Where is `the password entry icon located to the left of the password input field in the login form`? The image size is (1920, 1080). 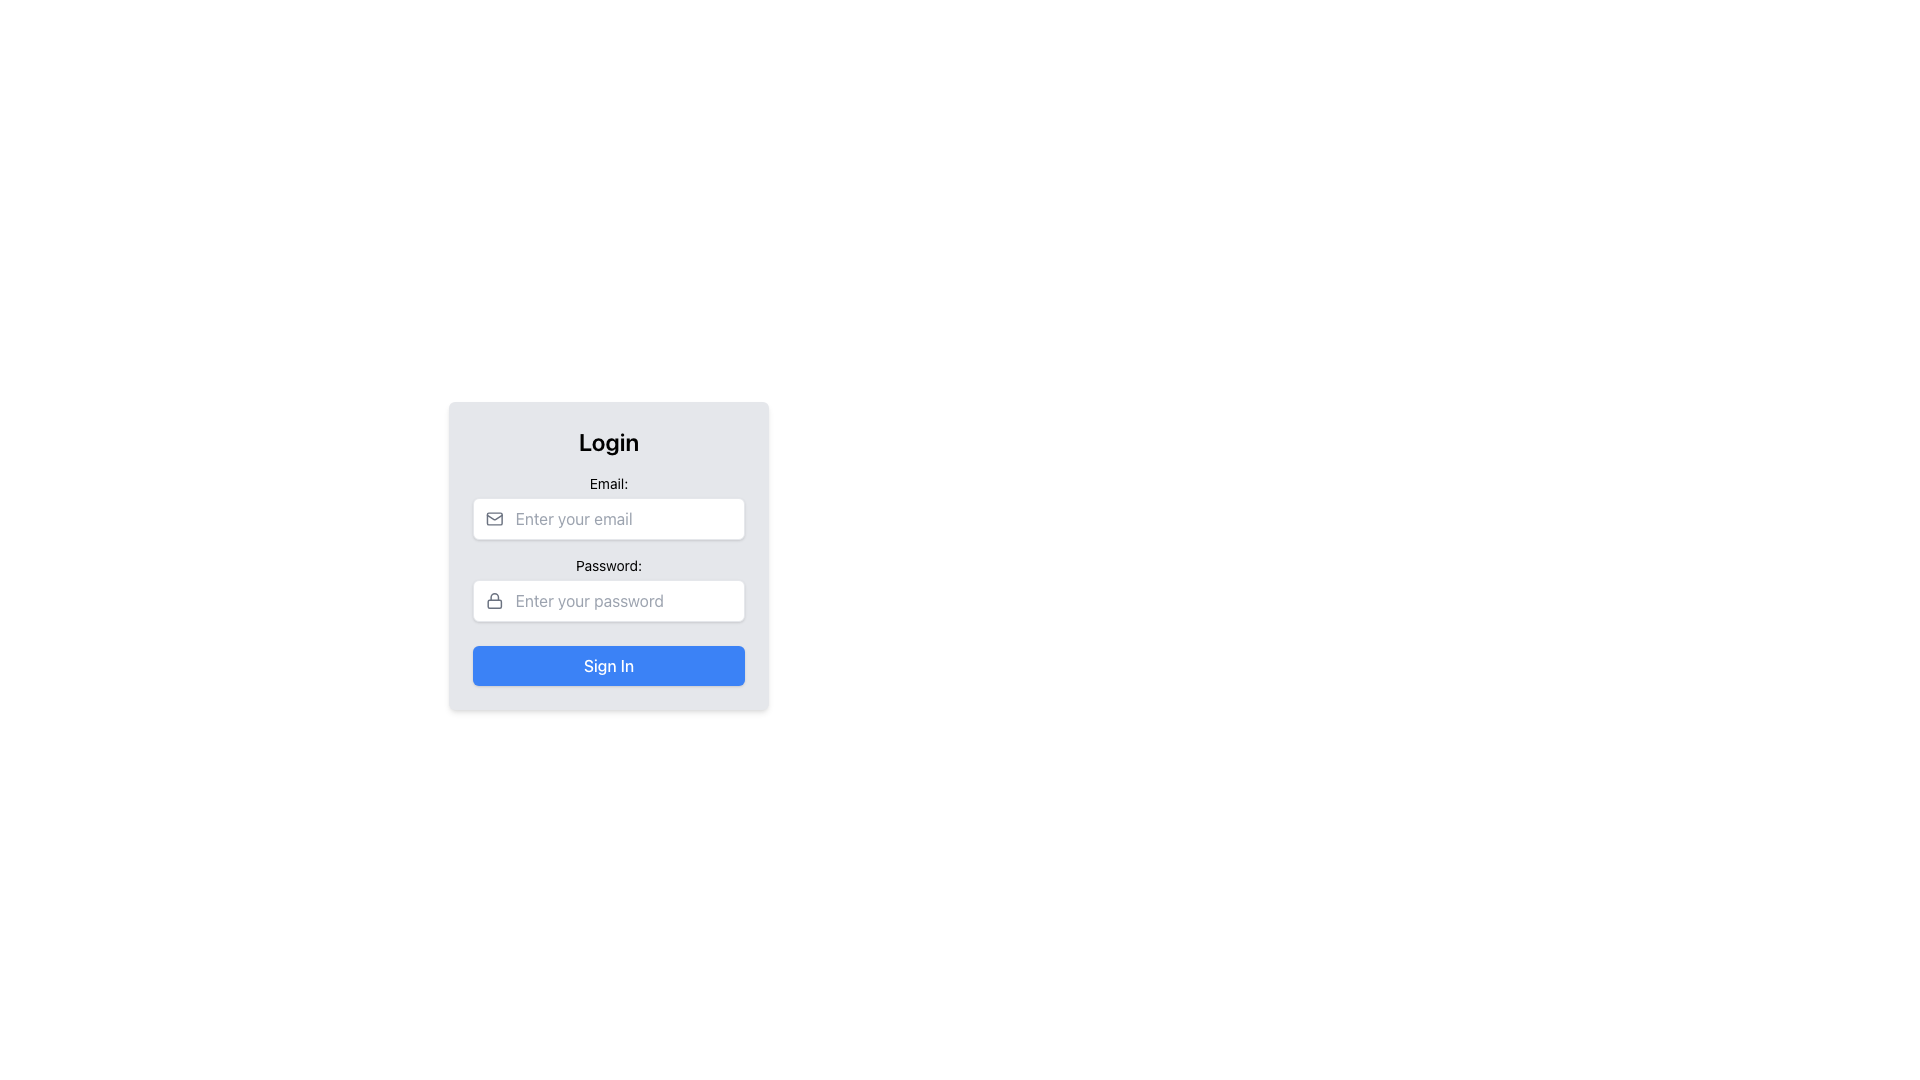
the password entry icon located to the left of the password input field in the login form is located at coordinates (494, 600).